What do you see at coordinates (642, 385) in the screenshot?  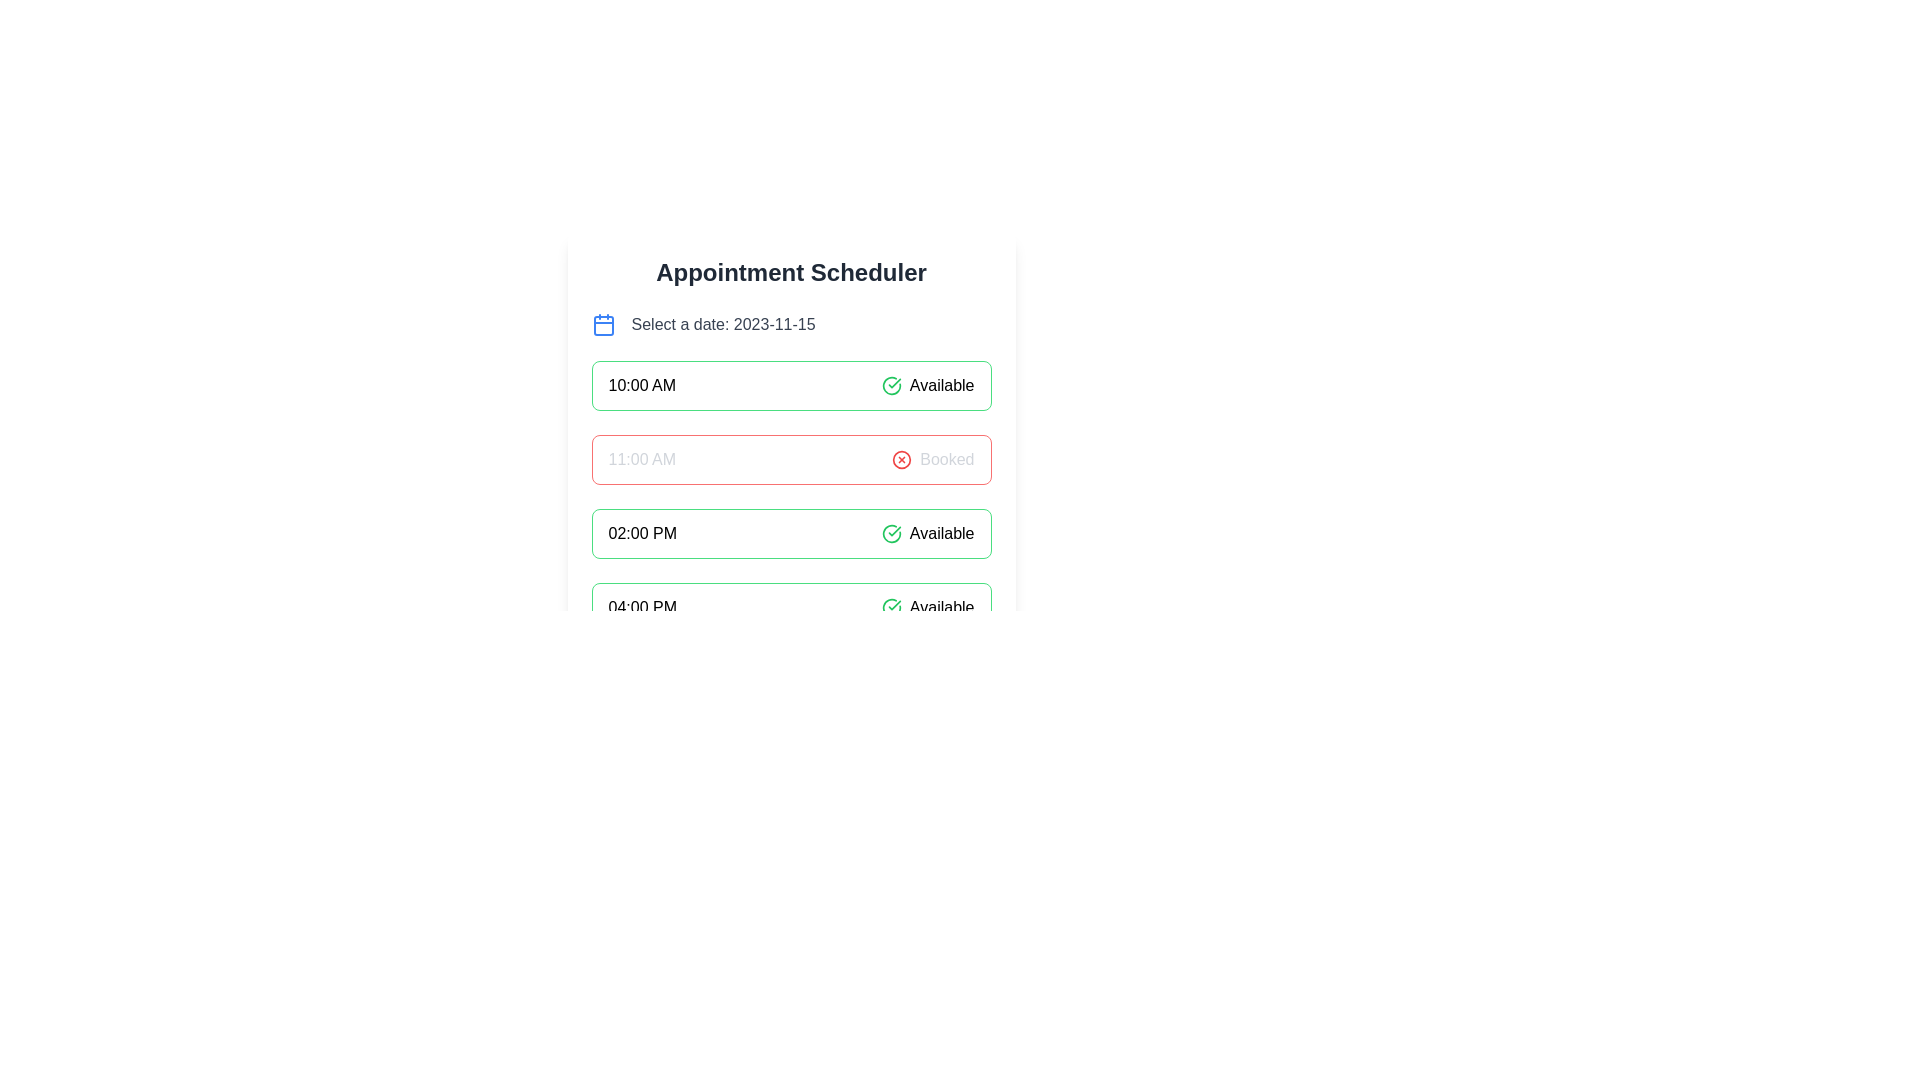 I see `the text label displaying '10:00 AM' in bold font located in the schedule interface, which indicates availability` at bounding box center [642, 385].